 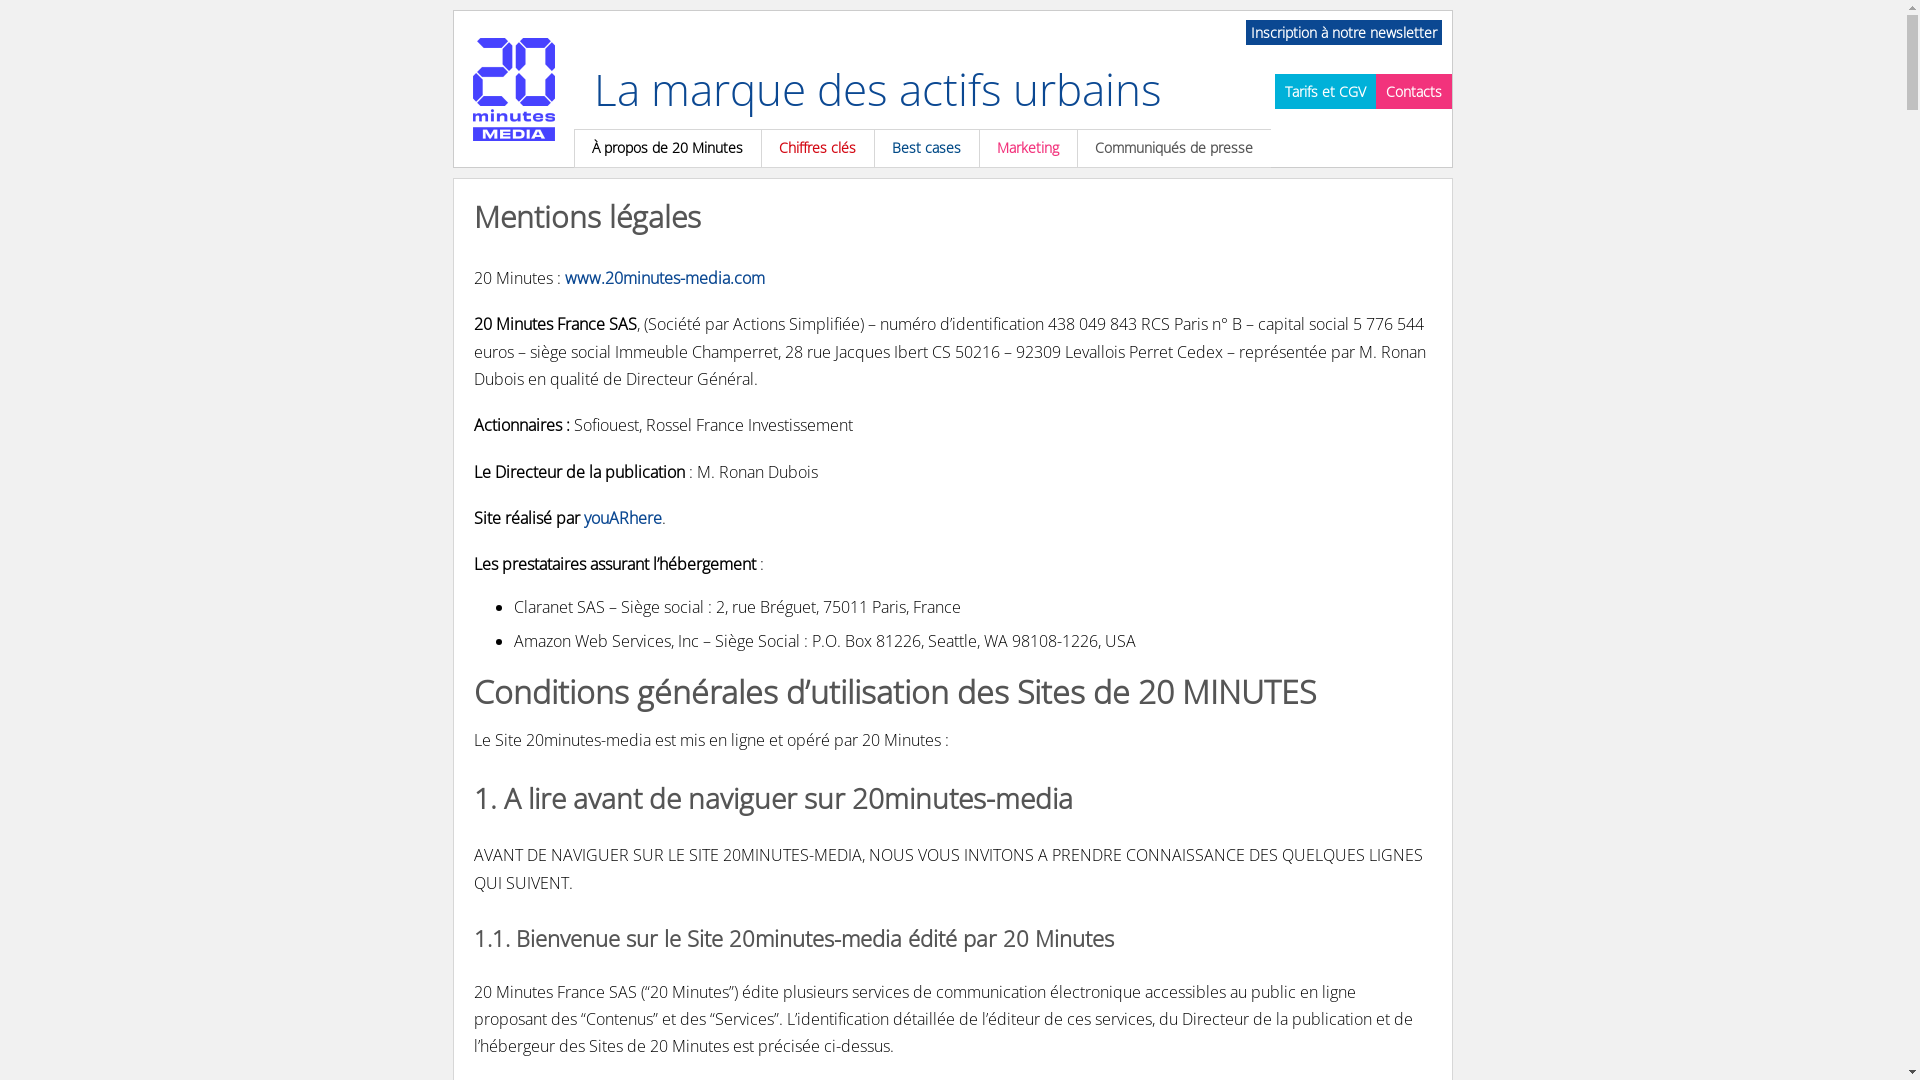 I want to click on 'Marketing', so click(x=1027, y=146).